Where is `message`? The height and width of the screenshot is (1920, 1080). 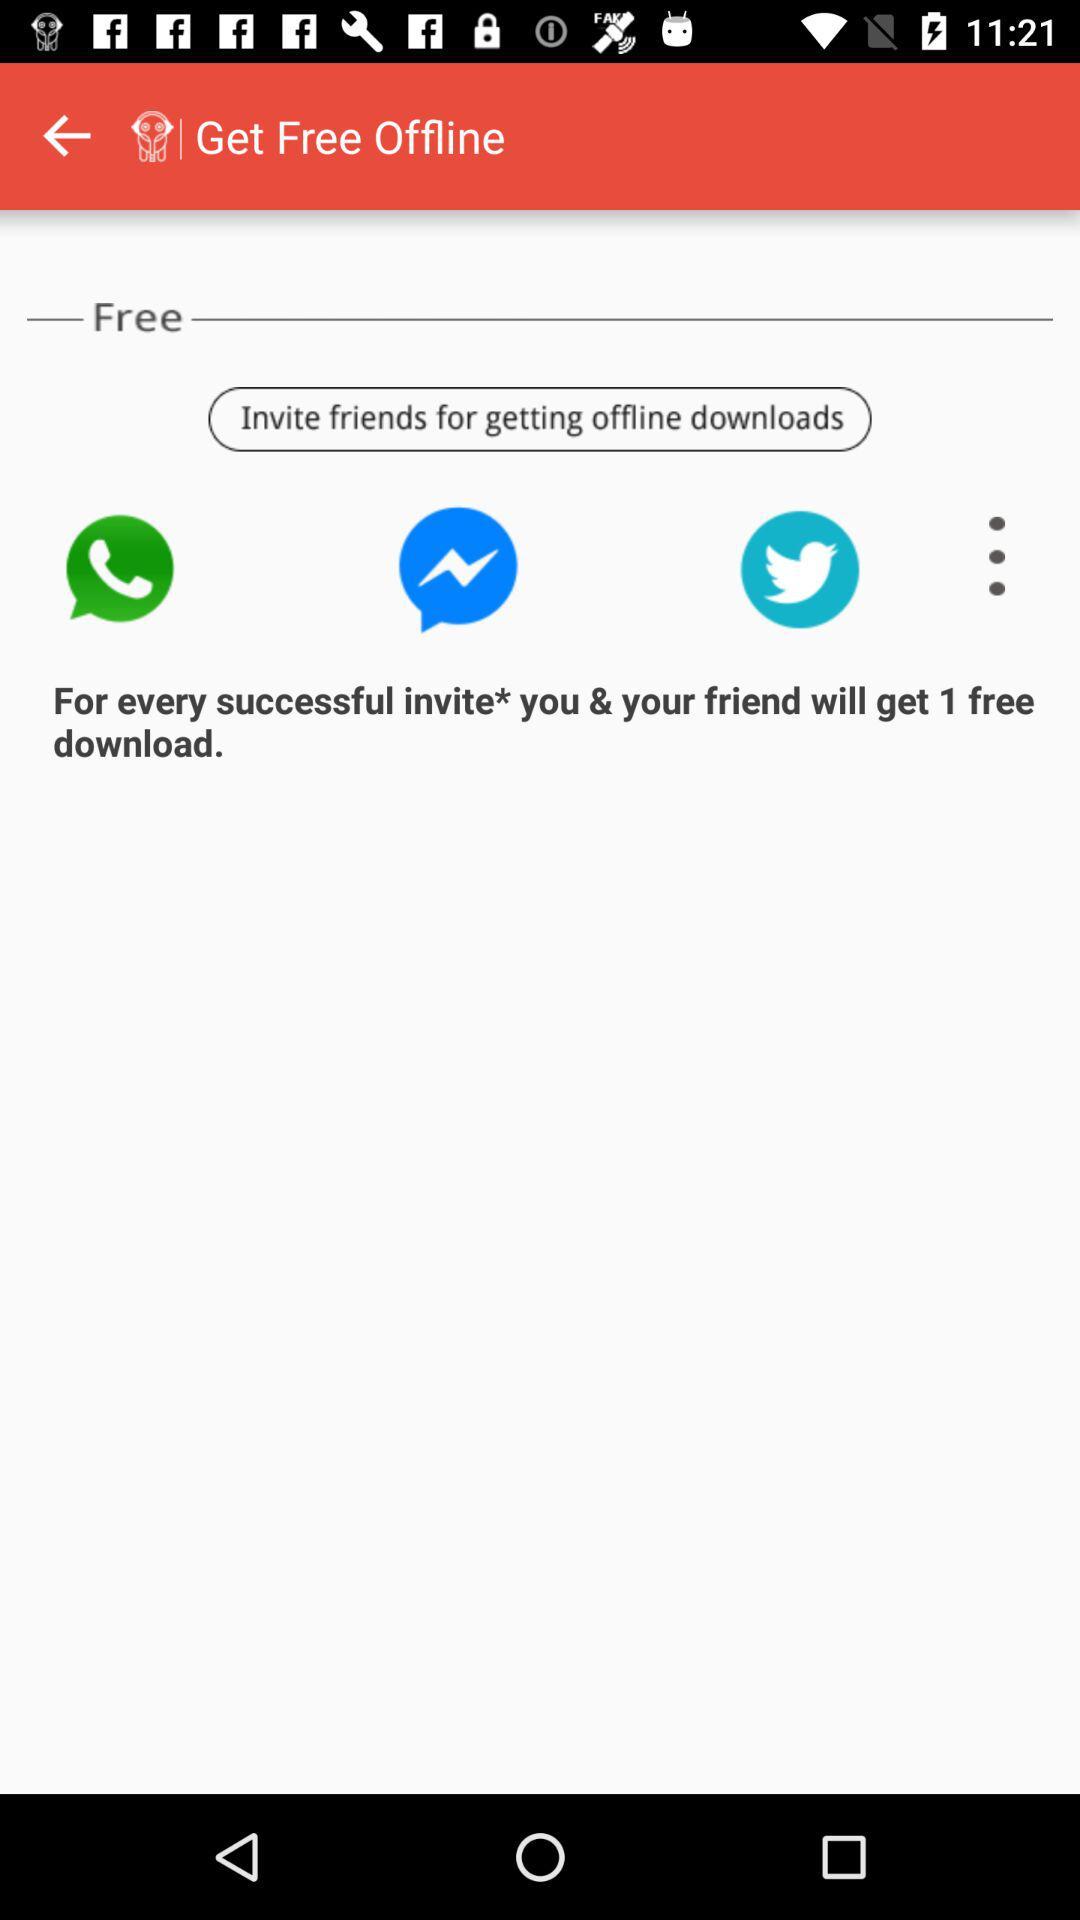
message is located at coordinates (459, 568).